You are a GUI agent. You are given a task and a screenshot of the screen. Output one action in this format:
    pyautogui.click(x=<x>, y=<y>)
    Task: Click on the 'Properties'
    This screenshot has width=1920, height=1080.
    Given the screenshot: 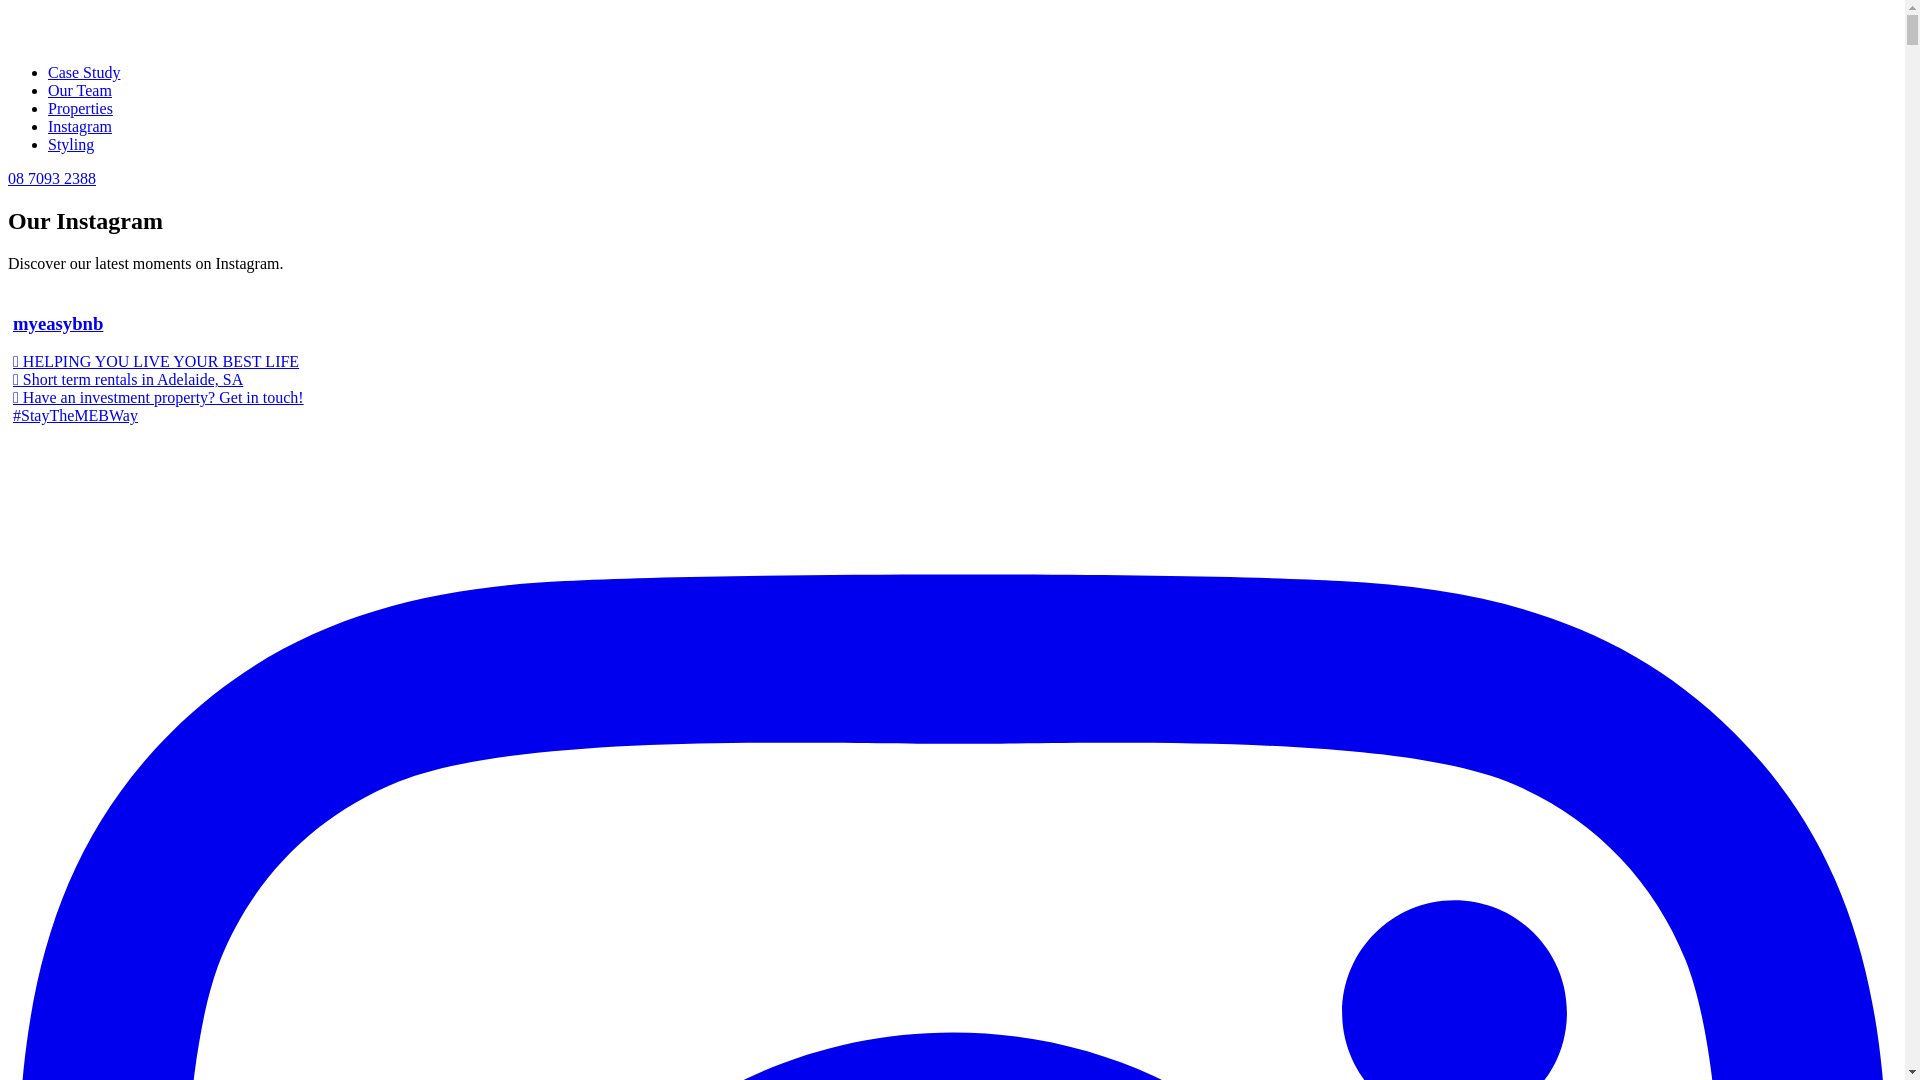 What is the action you would take?
    pyautogui.click(x=80, y=108)
    